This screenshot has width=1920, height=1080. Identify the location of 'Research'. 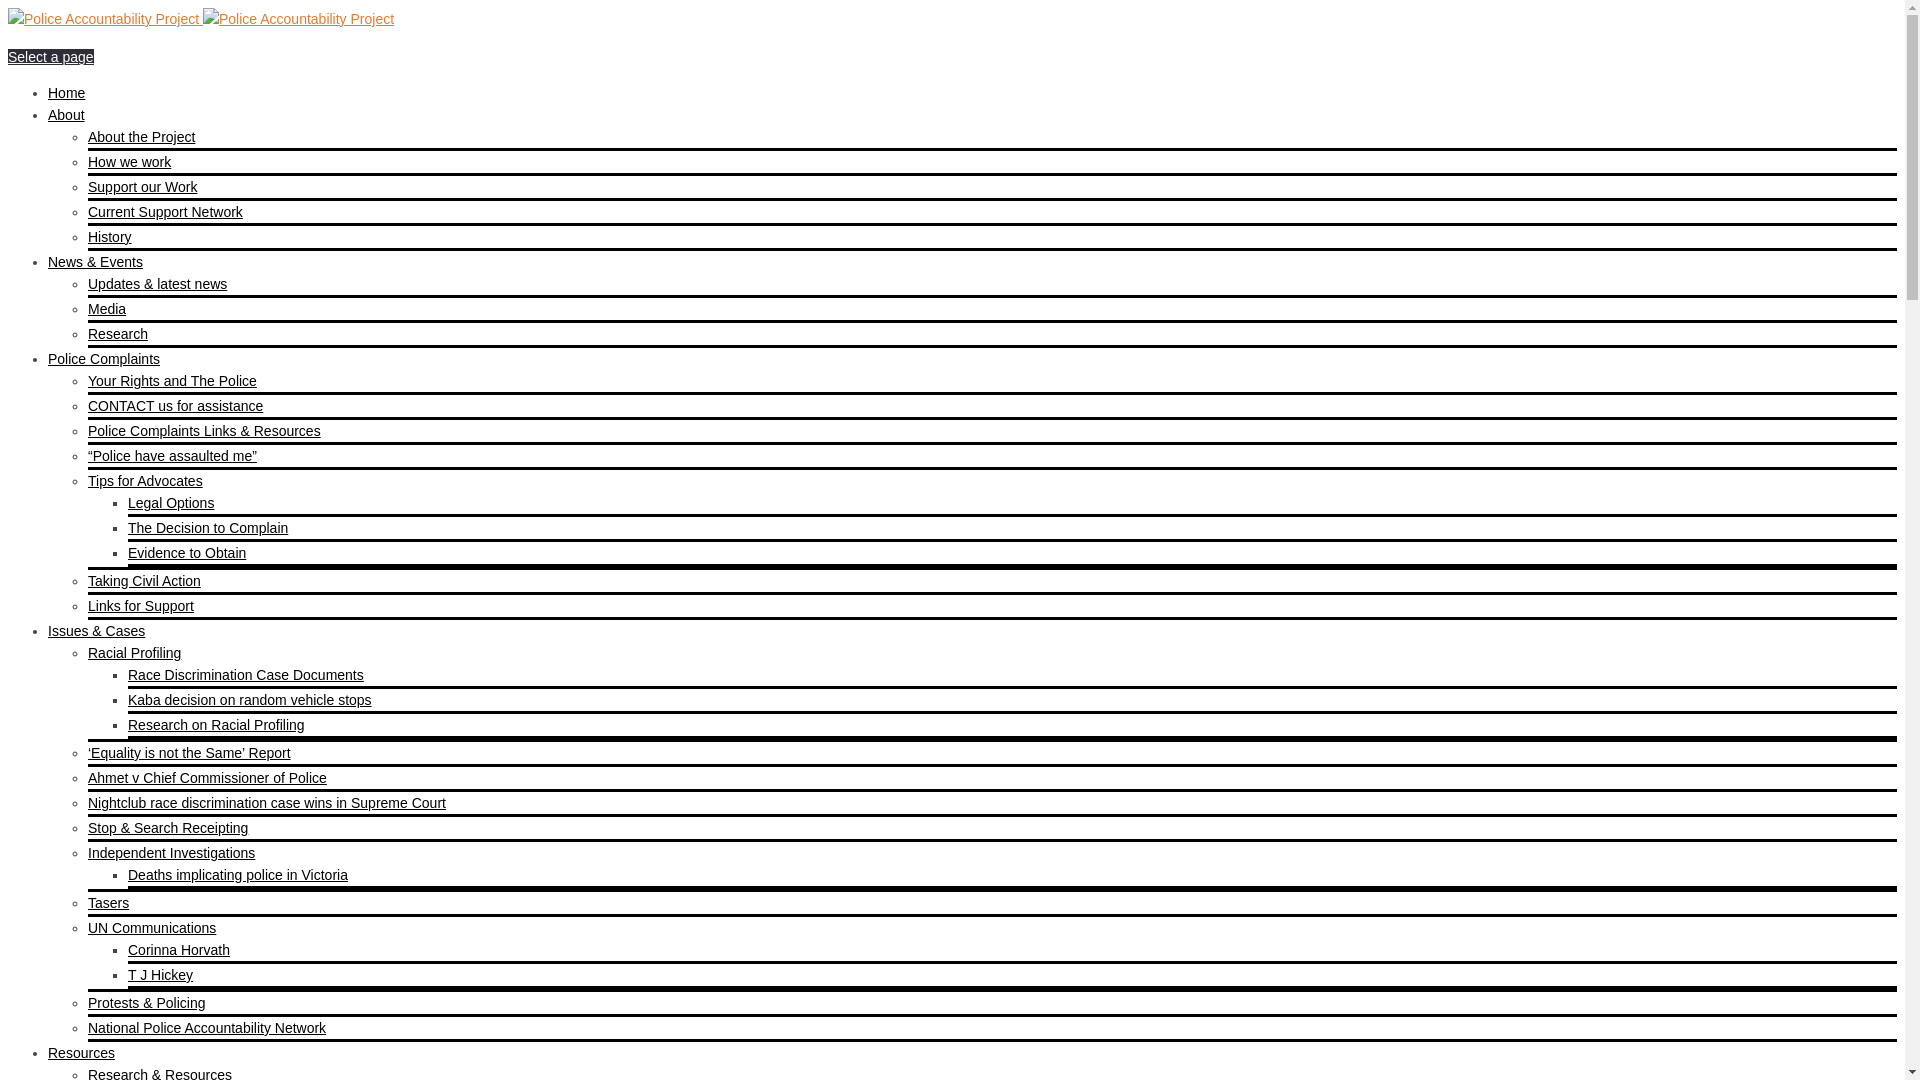
(86, 333).